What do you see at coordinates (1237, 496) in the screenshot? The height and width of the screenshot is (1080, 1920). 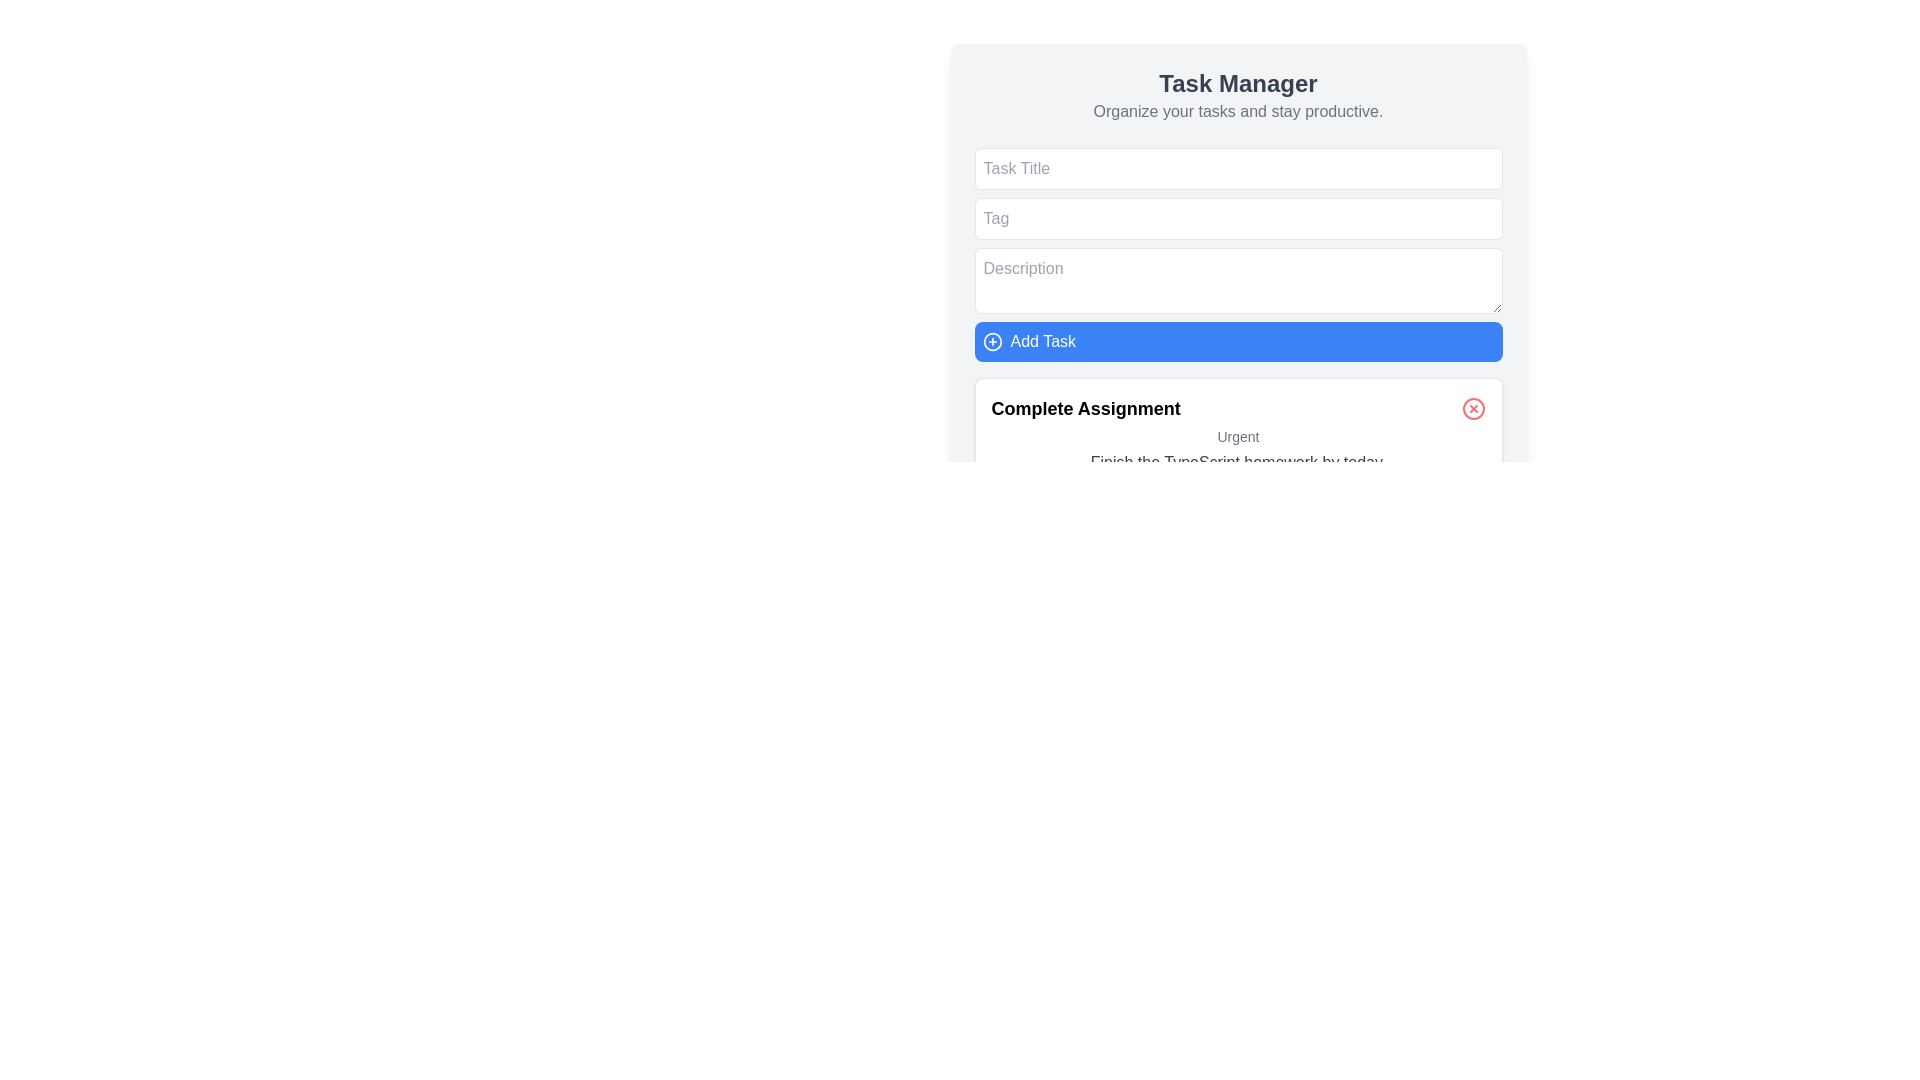 I see `the first task card in the task manager interface, which contains task information including title and priority` at bounding box center [1237, 496].